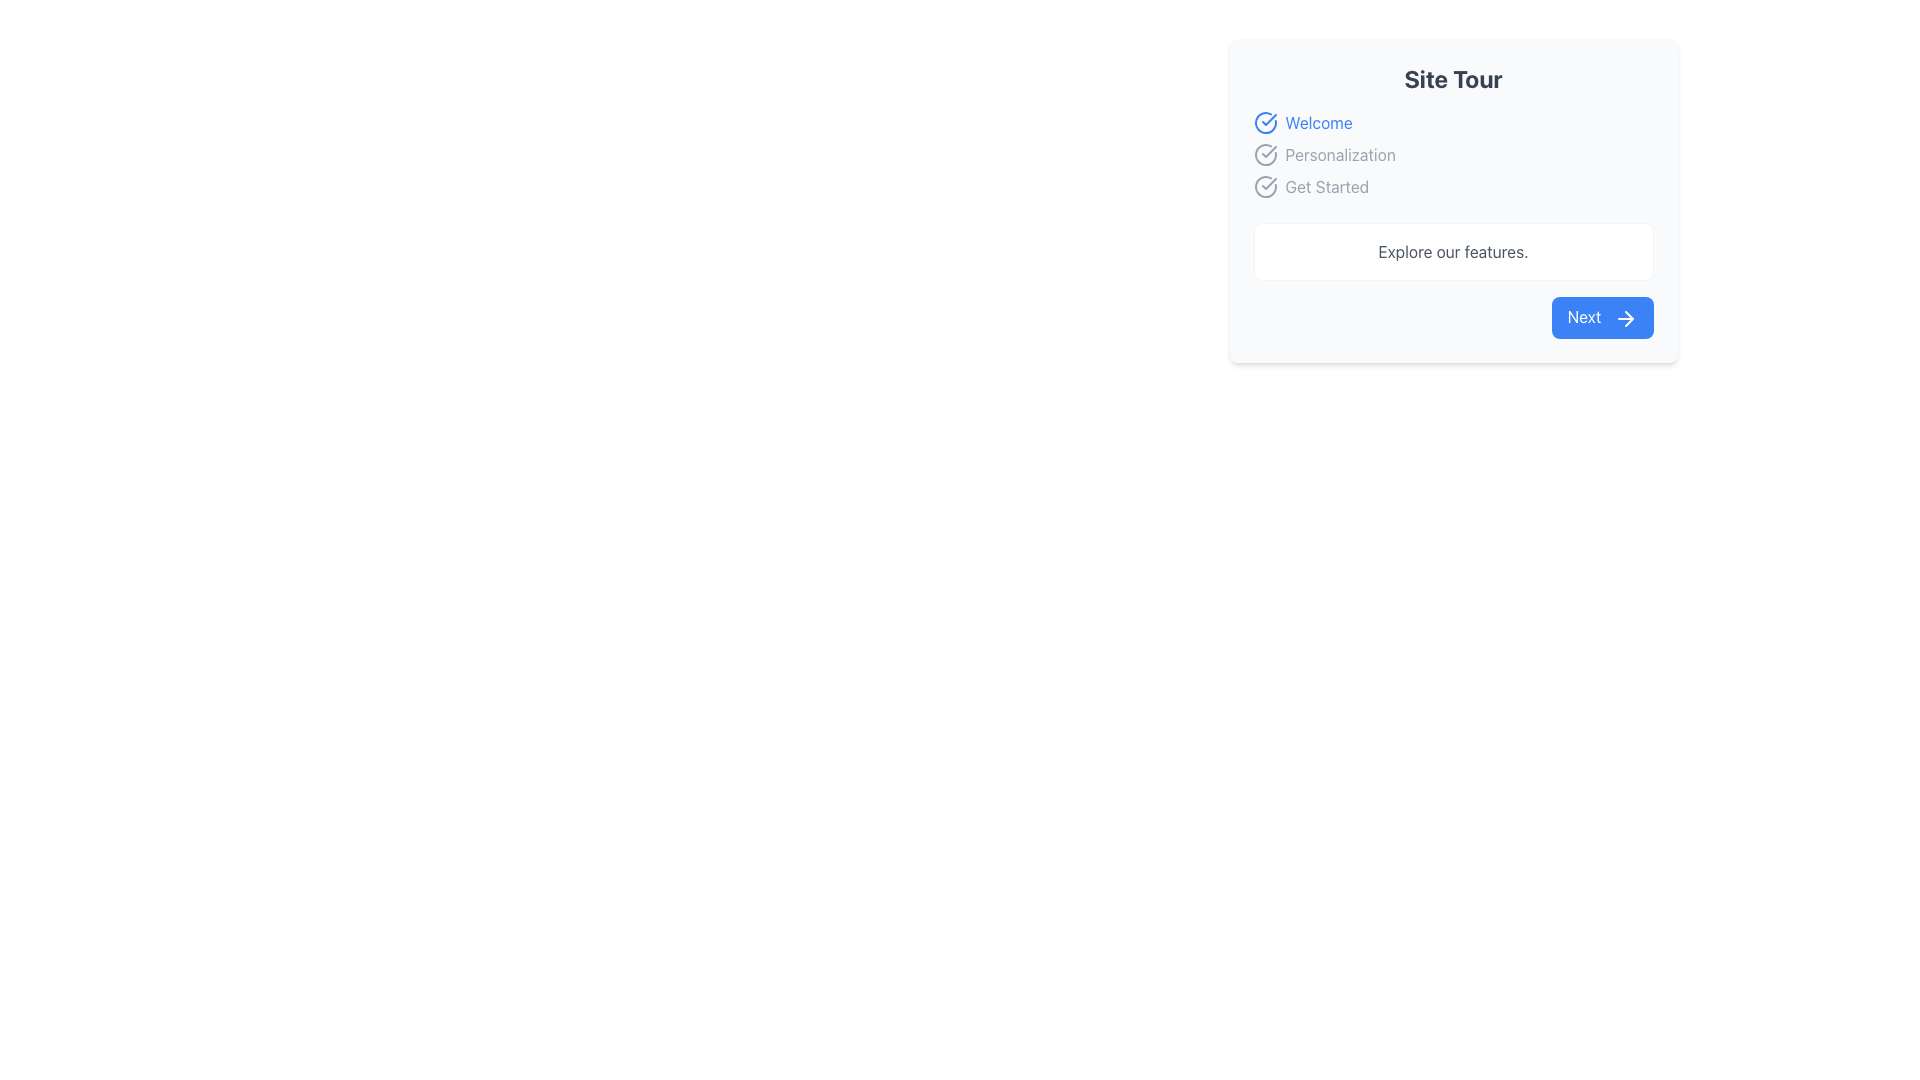 The height and width of the screenshot is (1080, 1920). What do you see at coordinates (1264, 153) in the screenshot?
I see `the small circular icon with a checkmark that is positioned to the left of the 'Personalization' text in the checklist` at bounding box center [1264, 153].